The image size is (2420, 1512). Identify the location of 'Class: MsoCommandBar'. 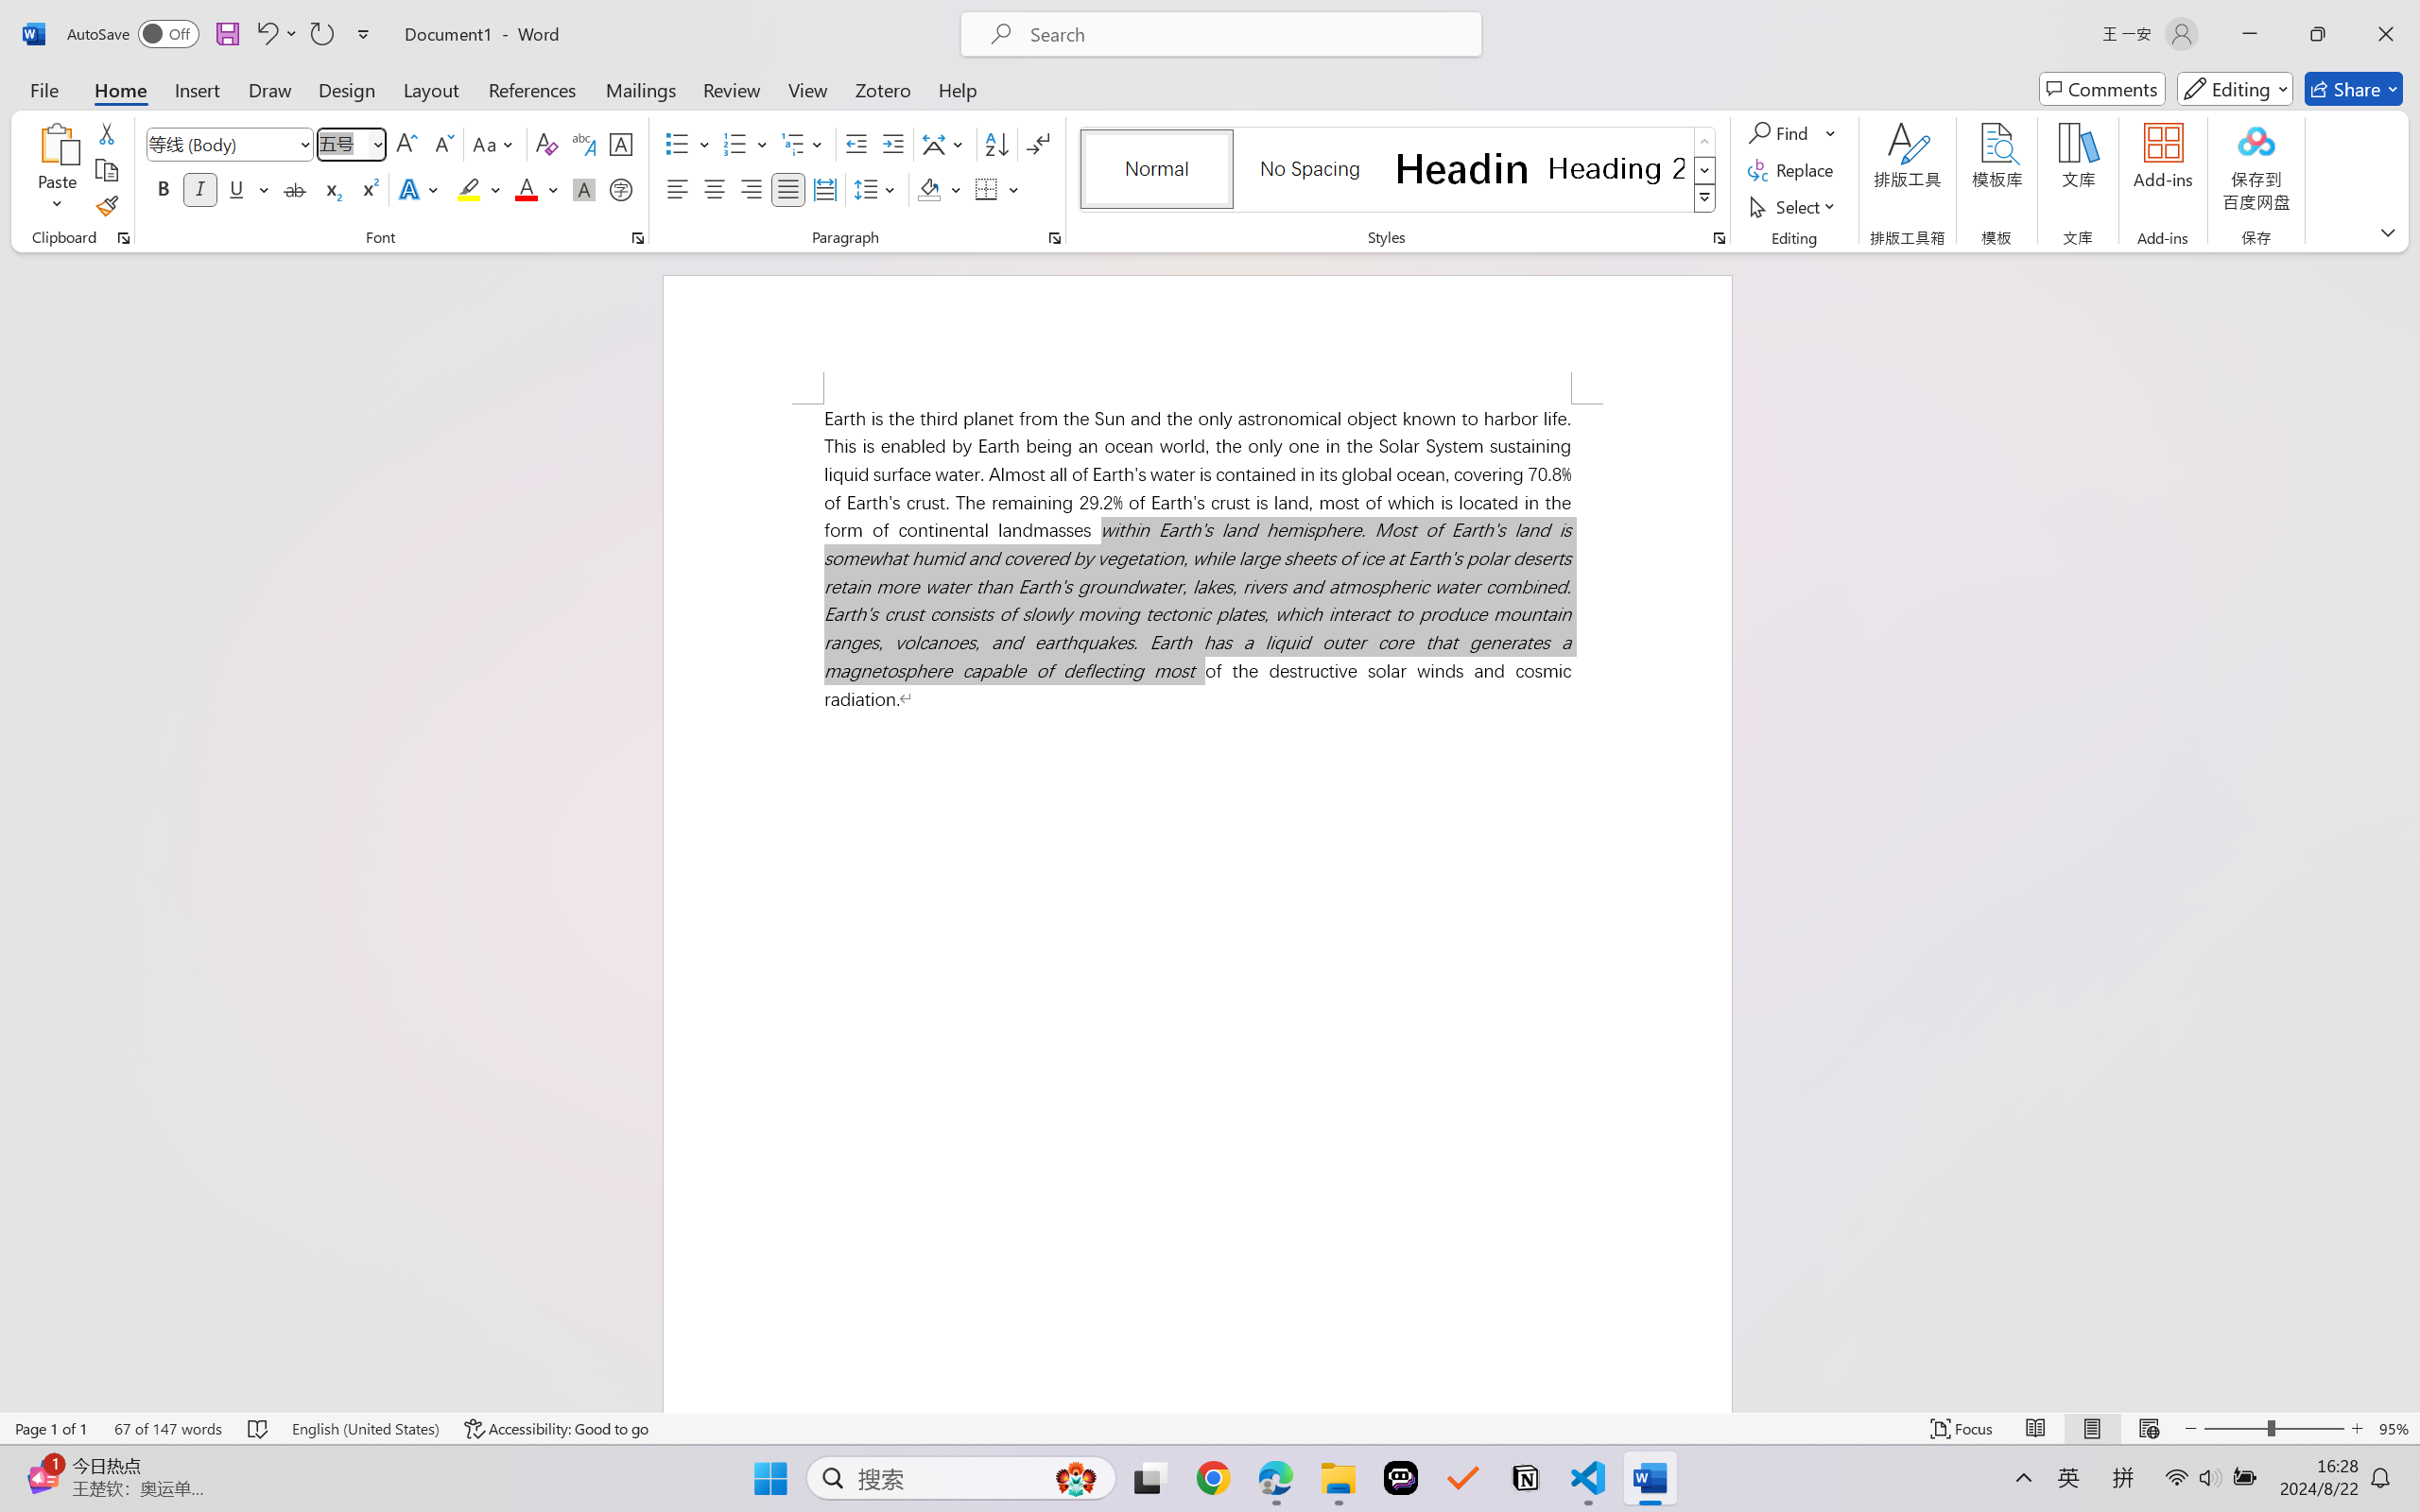
(1210, 1428).